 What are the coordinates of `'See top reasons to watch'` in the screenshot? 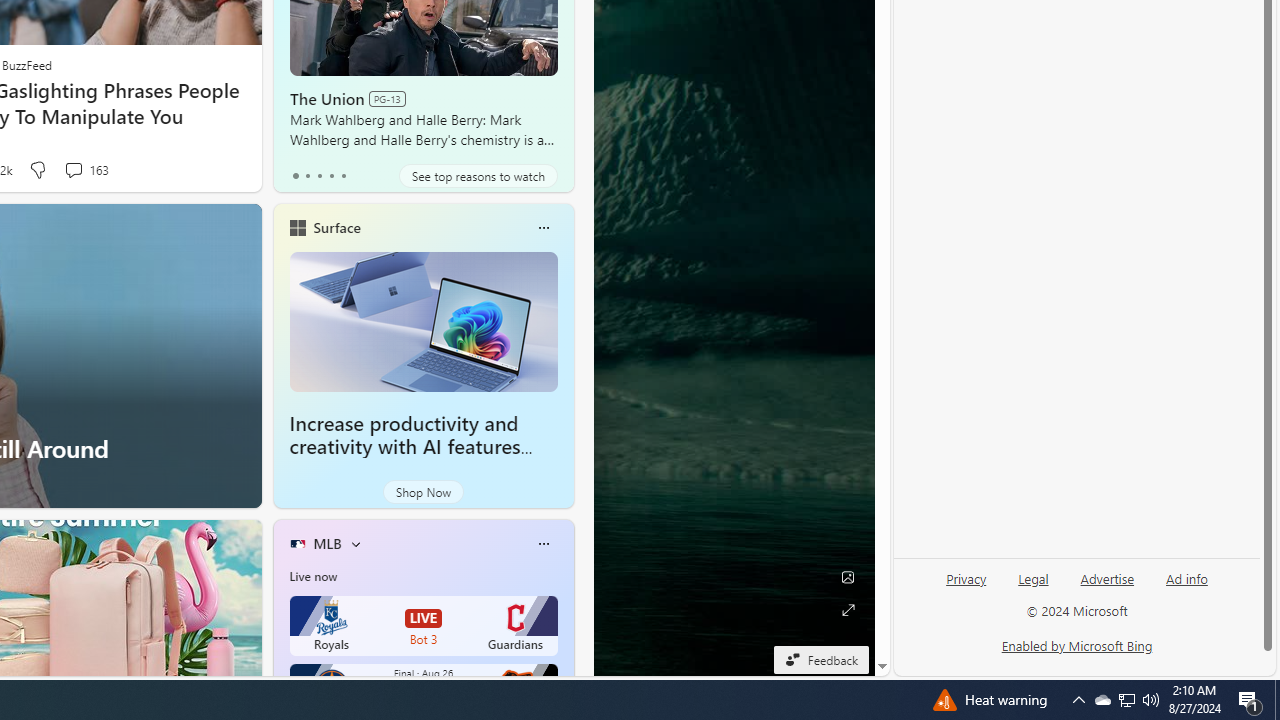 It's located at (477, 175).